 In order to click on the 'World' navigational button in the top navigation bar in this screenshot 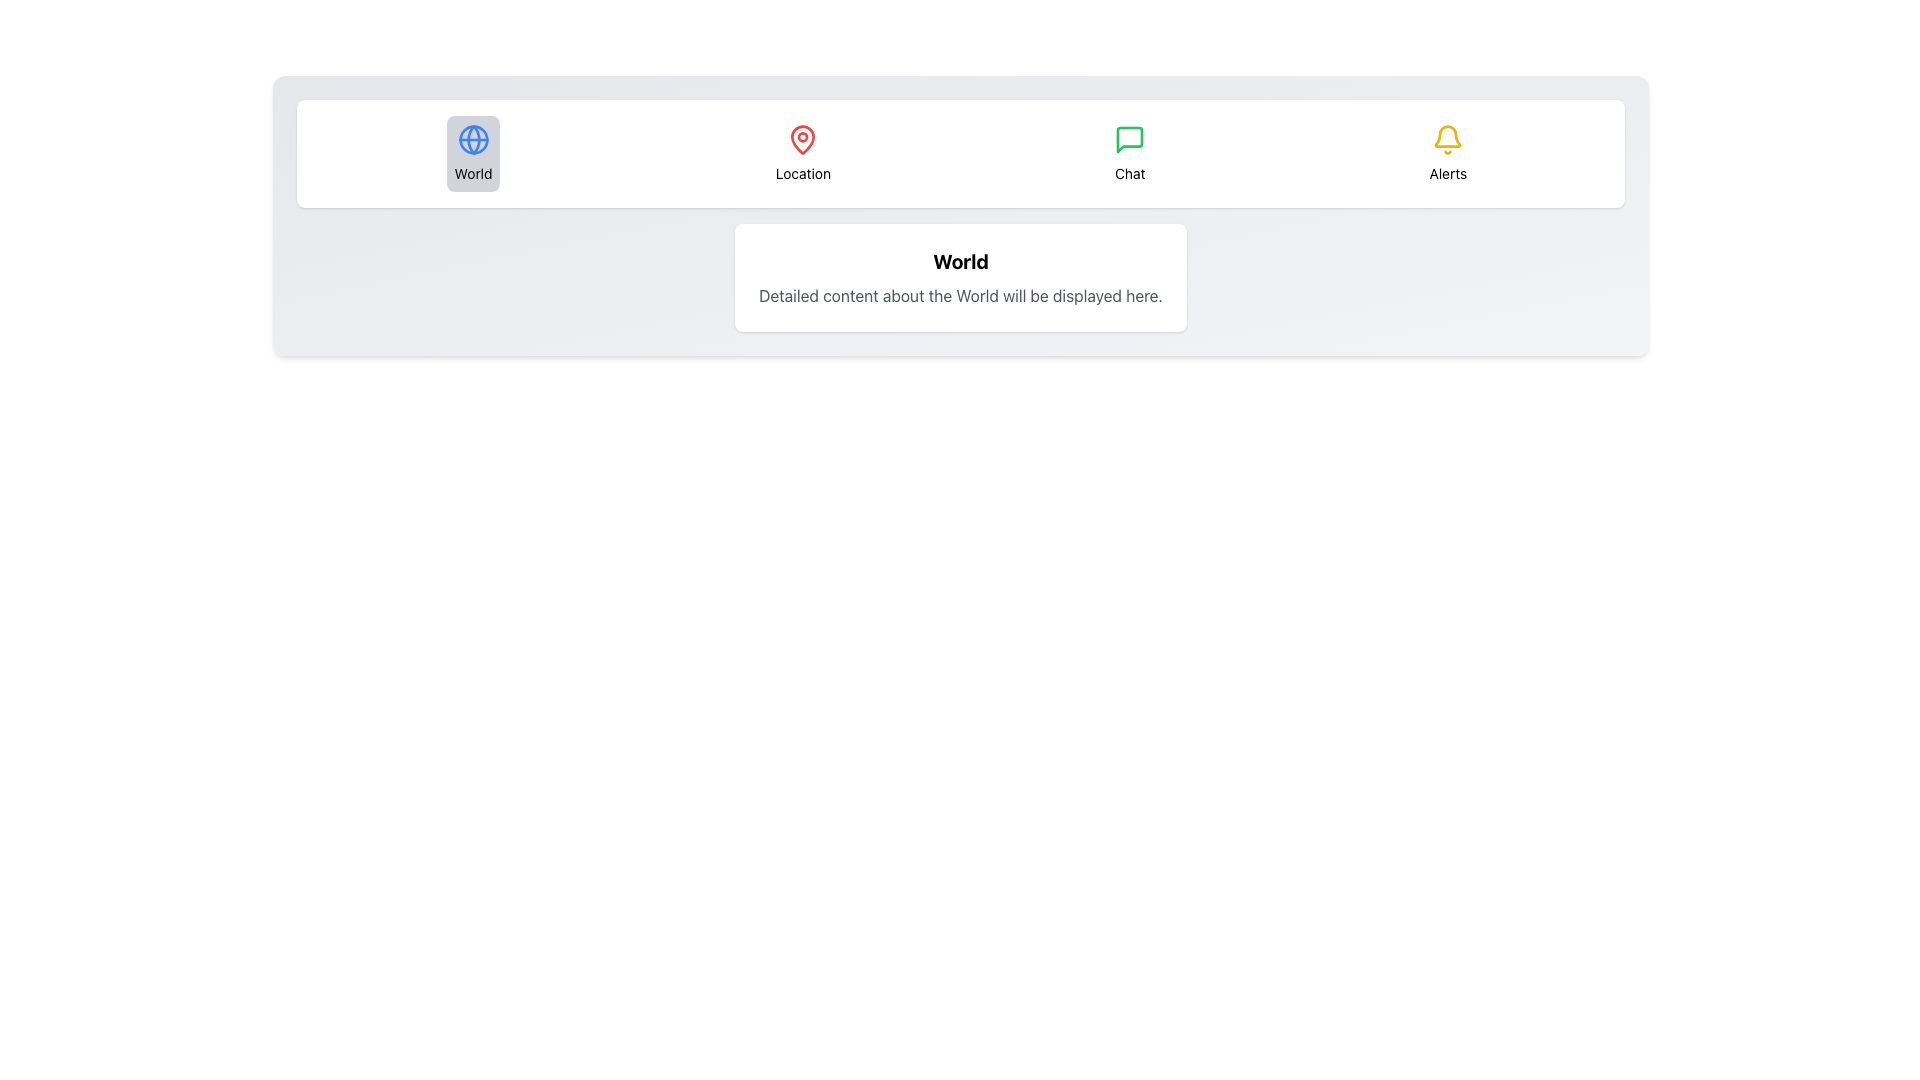, I will do `click(472, 138)`.